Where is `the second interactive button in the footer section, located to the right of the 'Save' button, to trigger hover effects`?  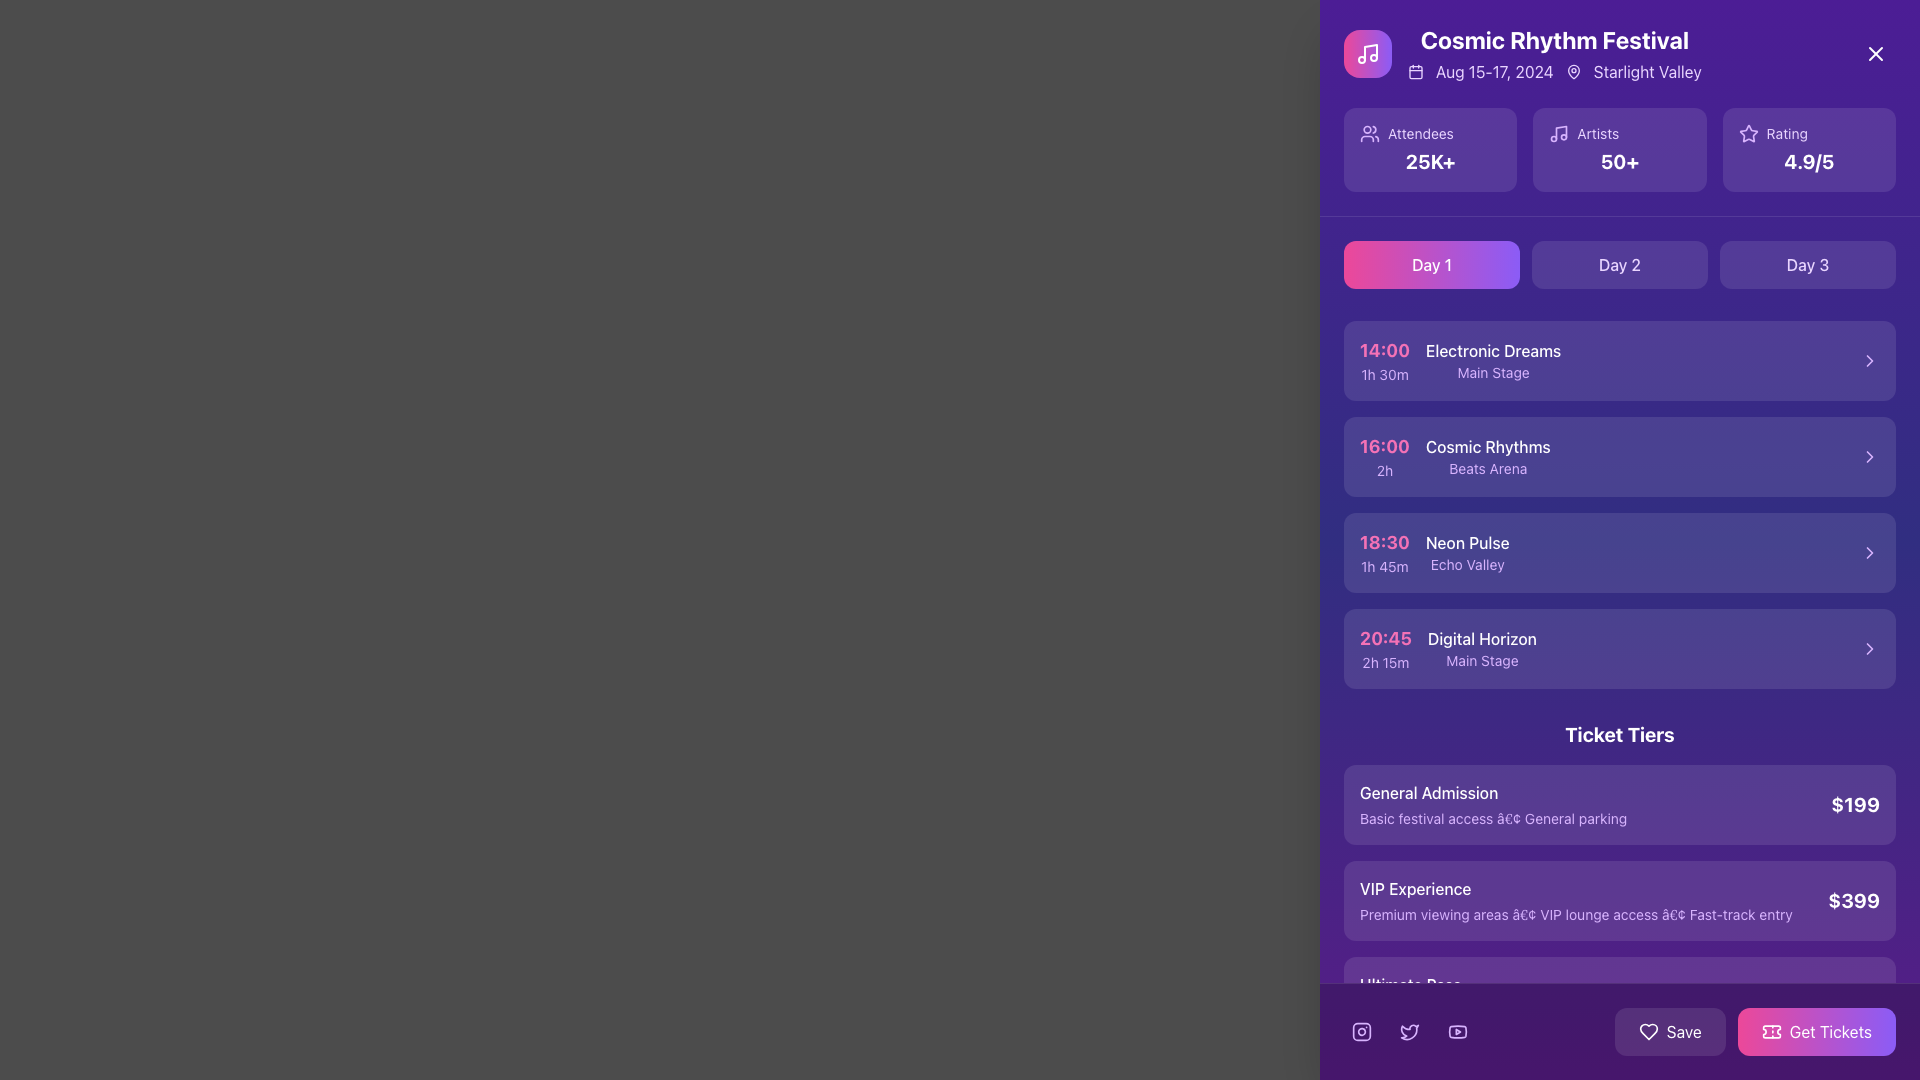
the second interactive button in the footer section, located to the right of the 'Save' button, to trigger hover effects is located at coordinates (1816, 1032).